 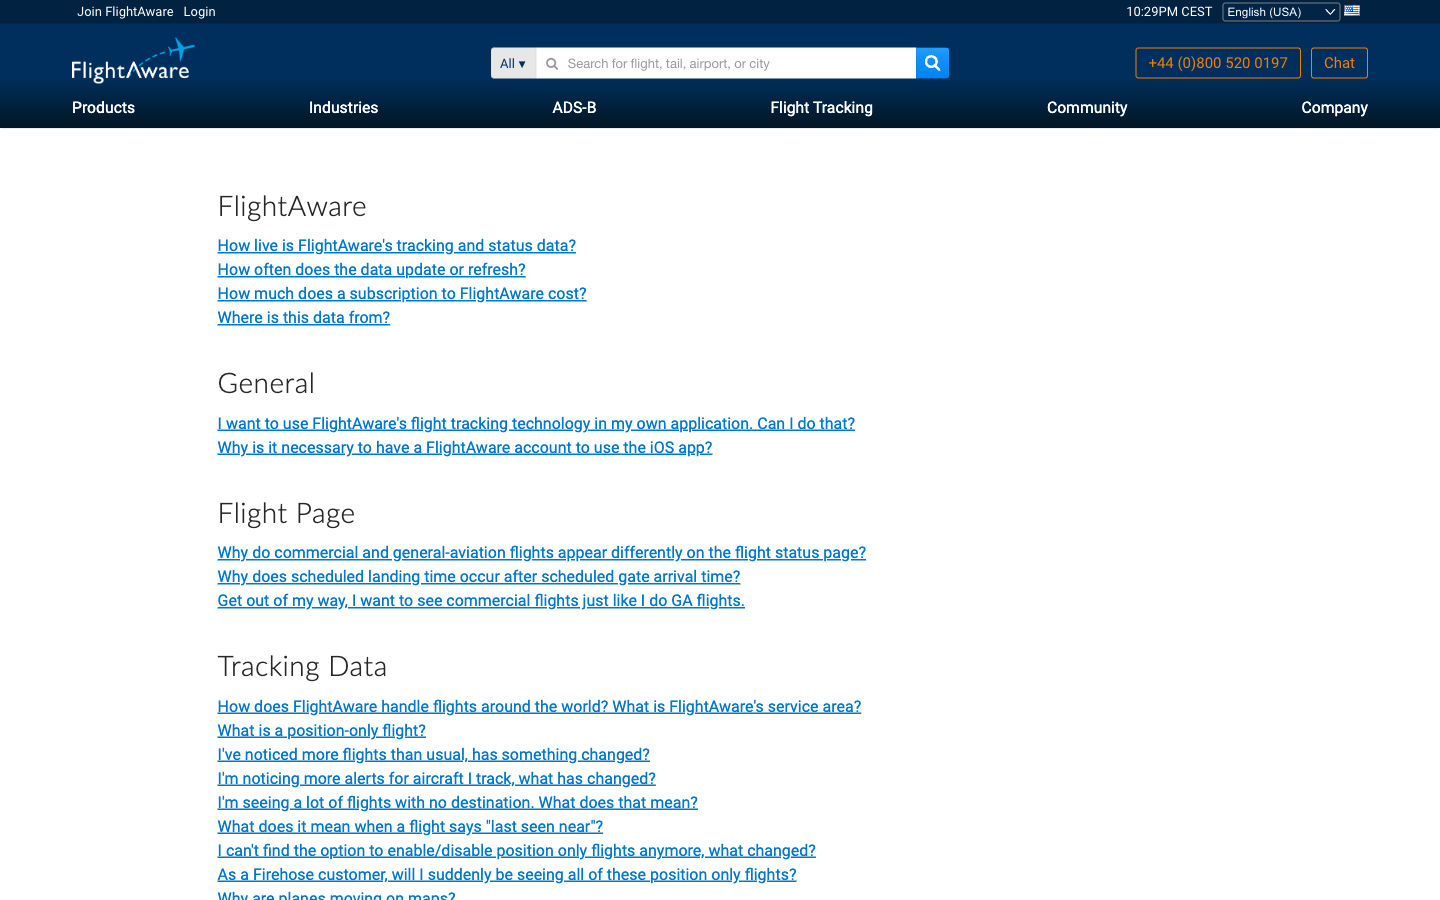 I want to click on Verify the real-time status of FlightAware"s tracking data, so click(x=437, y=777).